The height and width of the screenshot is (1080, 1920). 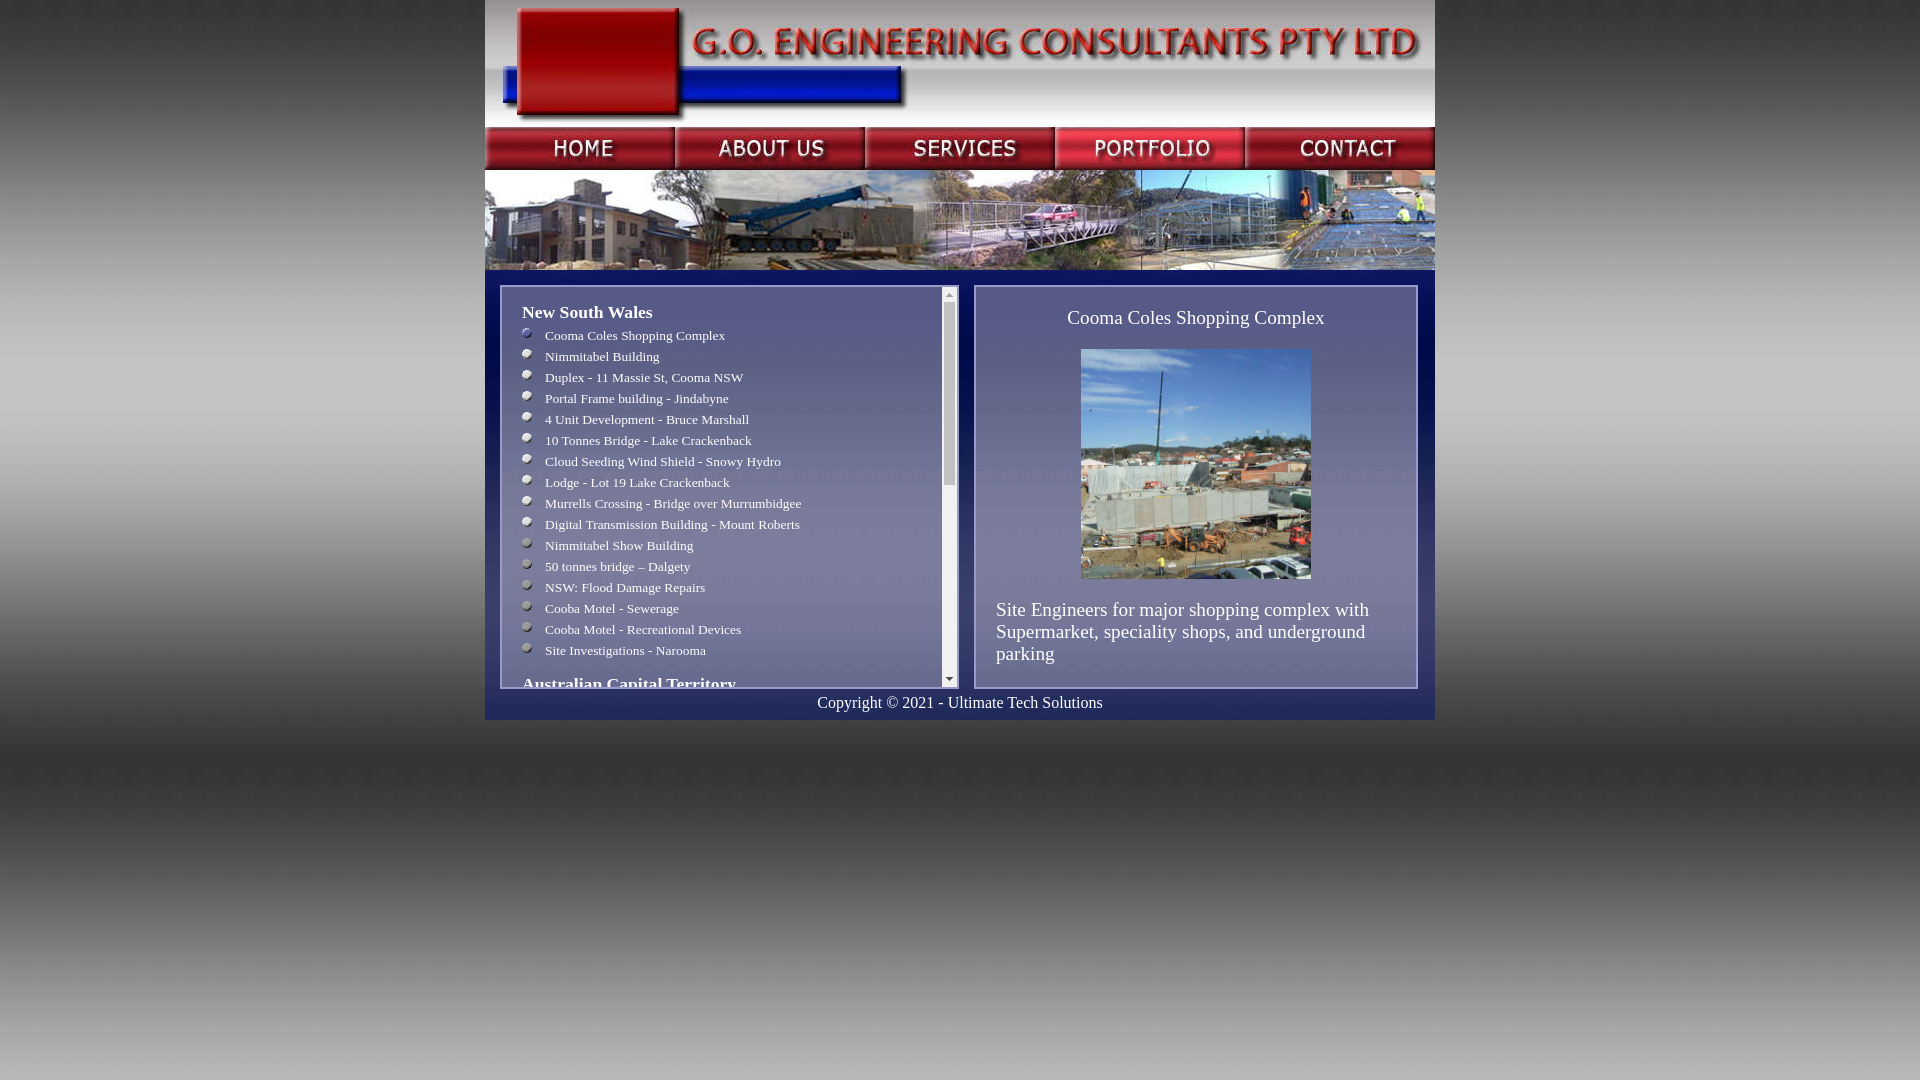 I want to click on 'Cooba Motel - Sewerage', so click(x=522, y=608).